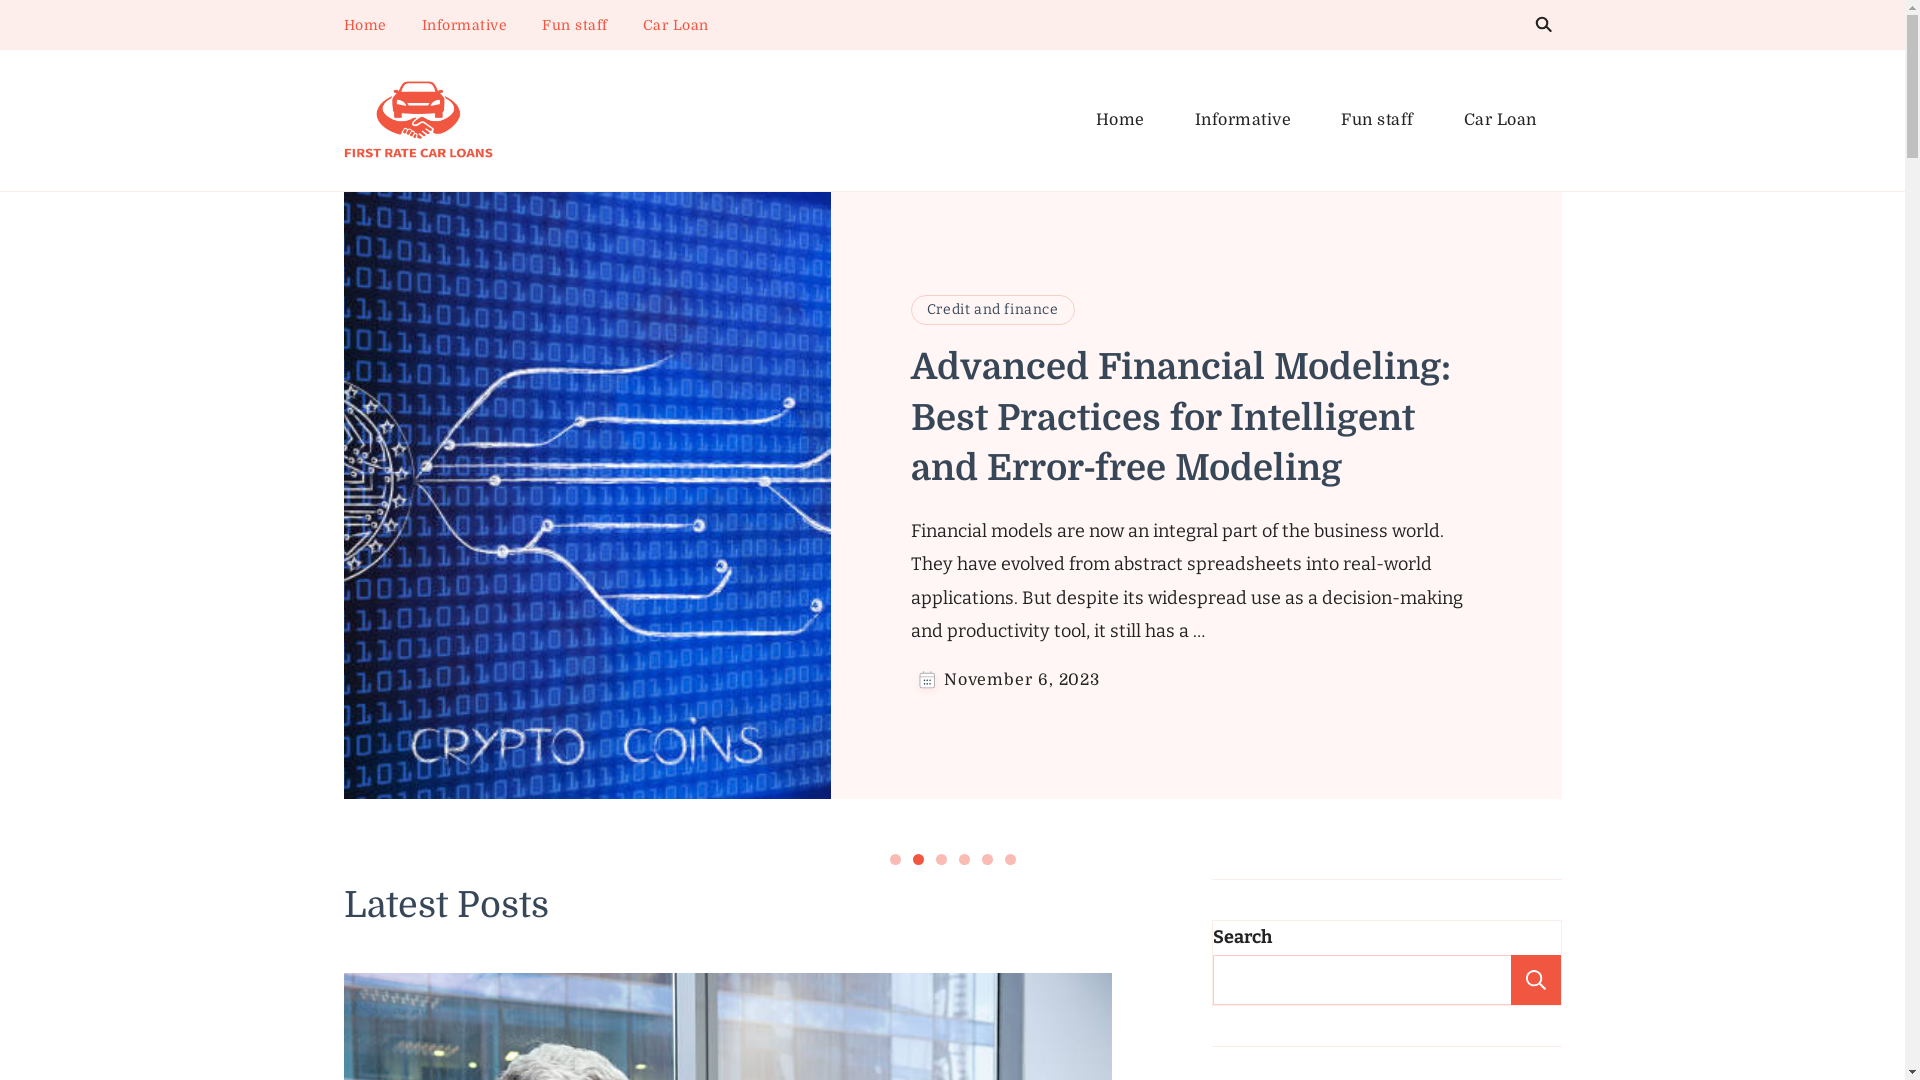  What do you see at coordinates (1534, 978) in the screenshot?
I see `'Search'` at bounding box center [1534, 978].